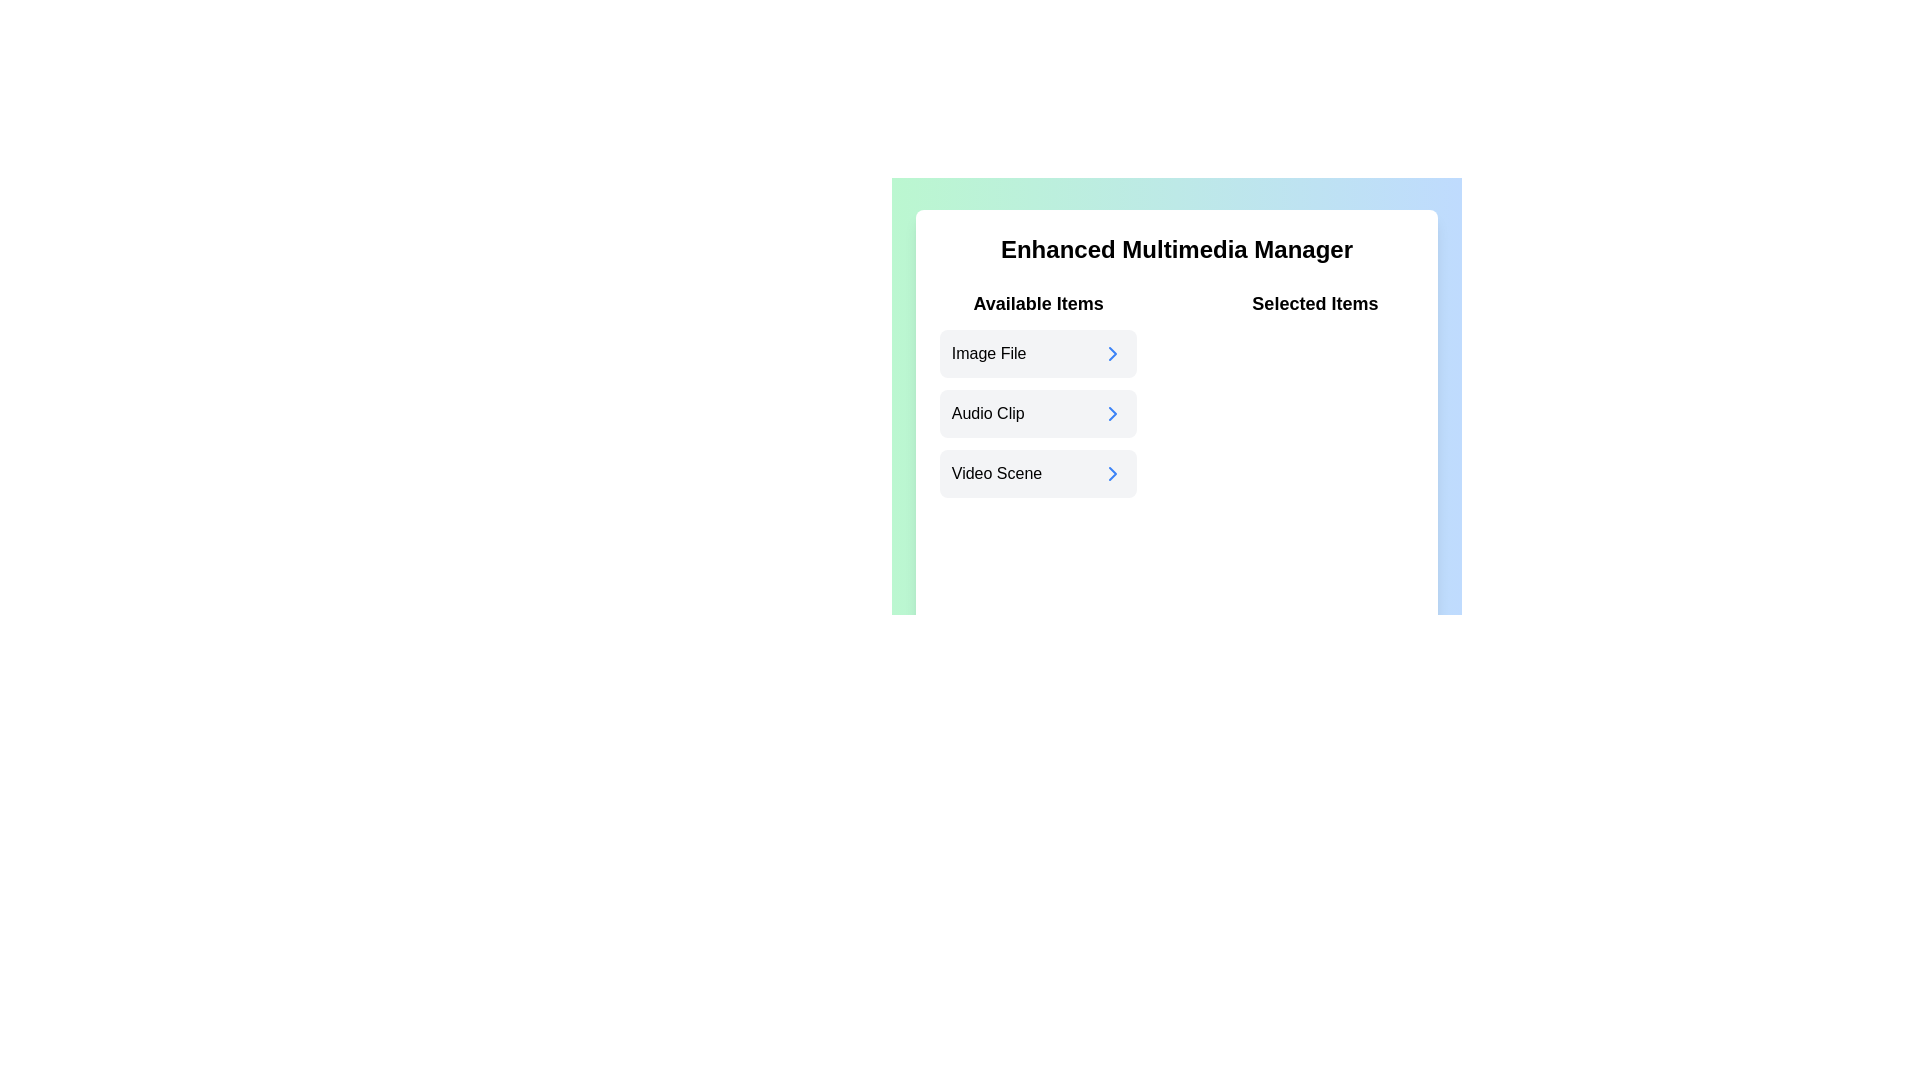 The image size is (1920, 1080). Describe the element at coordinates (988, 412) in the screenshot. I see `the text label that identifies a selectable item in the multimedia management interface, which is the second item in the 'Available Items' section on the left side` at that location.